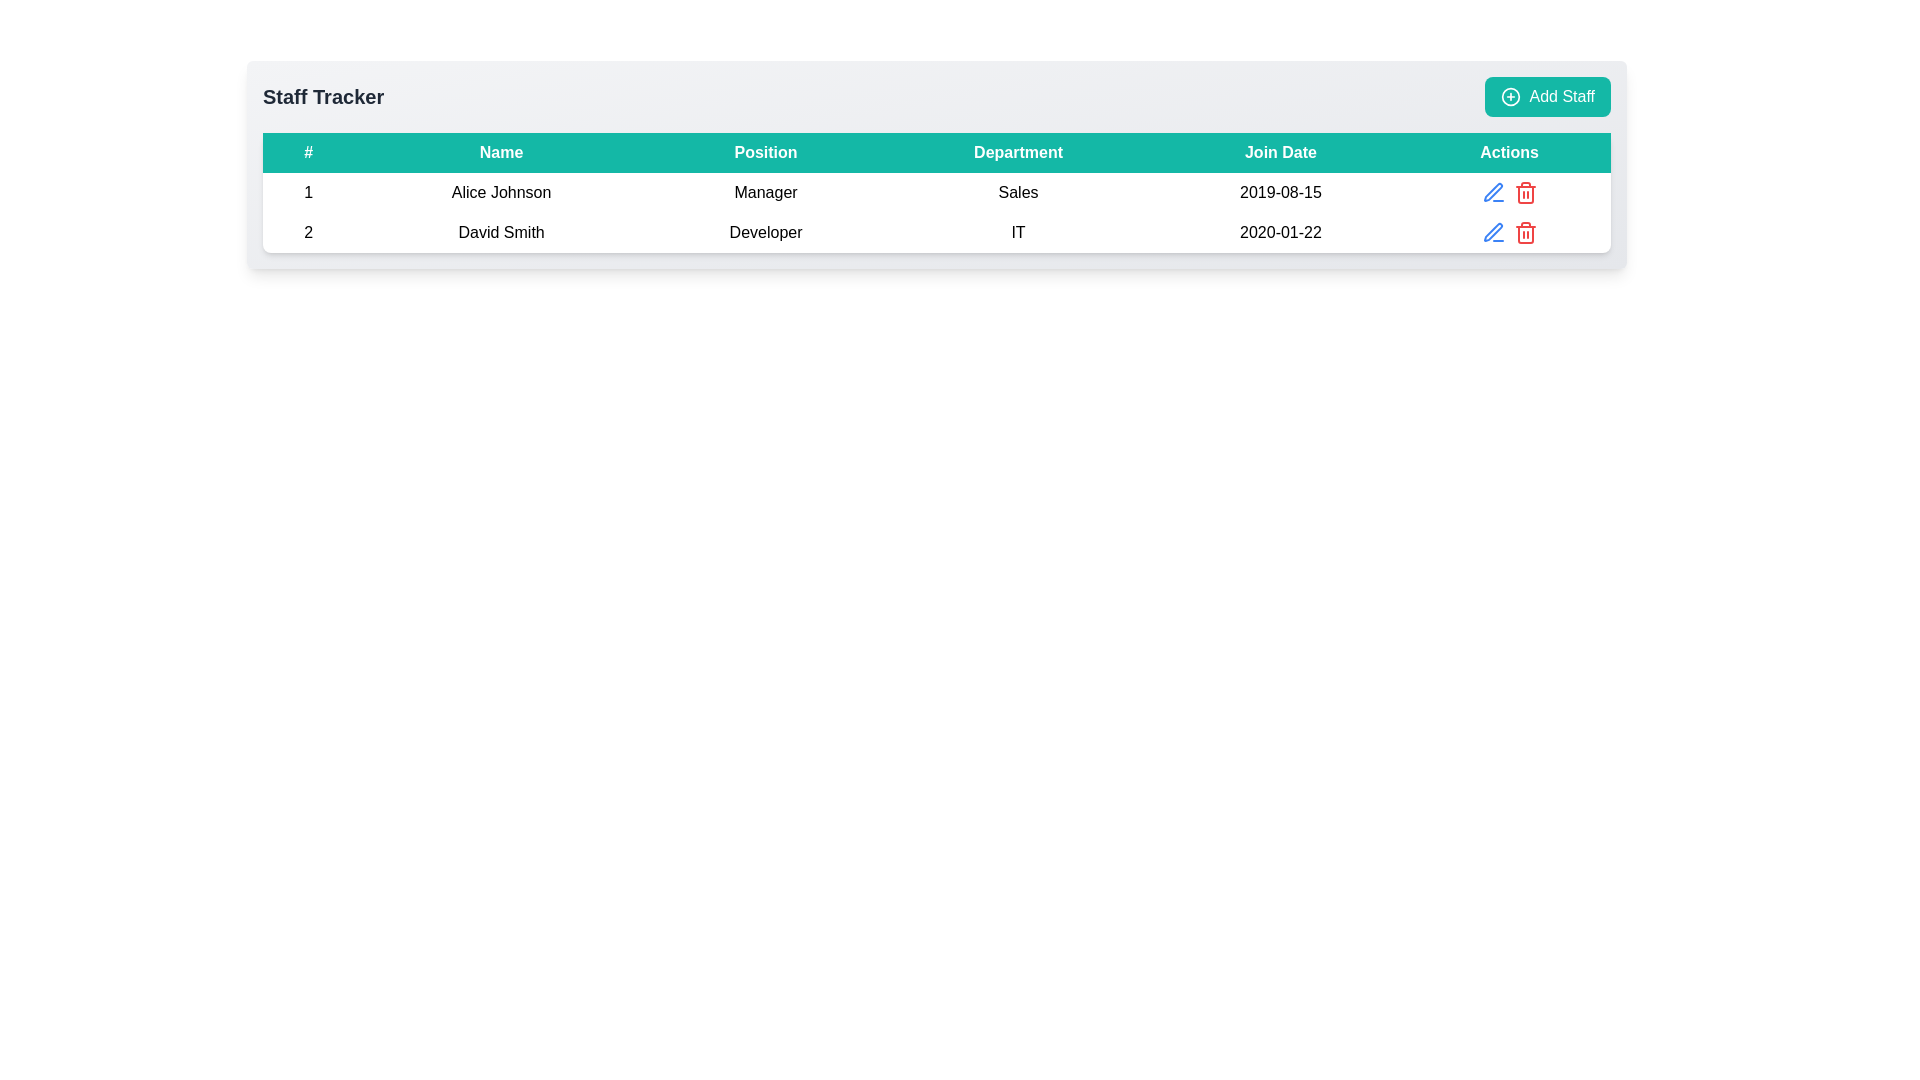 The width and height of the screenshot is (1920, 1080). What do you see at coordinates (935, 192) in the screenshot?
I see `the first table row displaying employee information for Alice Johnson` at bounding box center [935, 192].